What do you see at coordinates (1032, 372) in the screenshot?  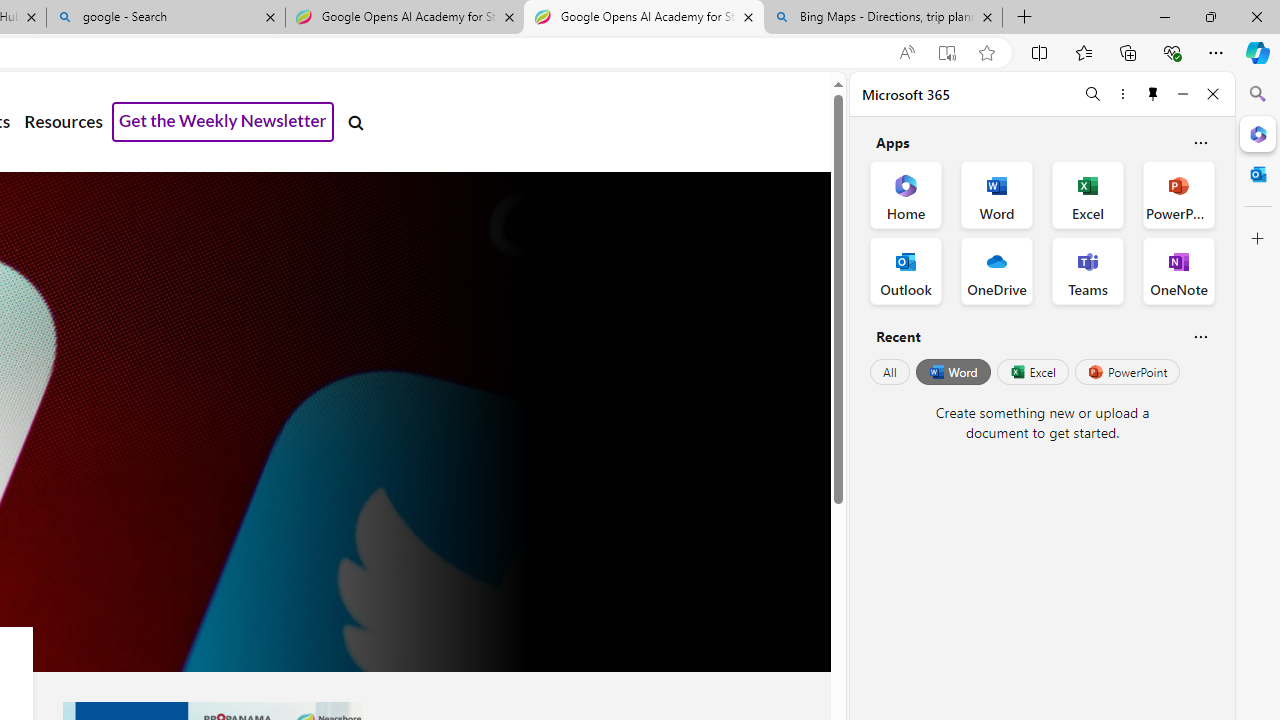 I see `'Excel'` at bounding box center [1032, 372].